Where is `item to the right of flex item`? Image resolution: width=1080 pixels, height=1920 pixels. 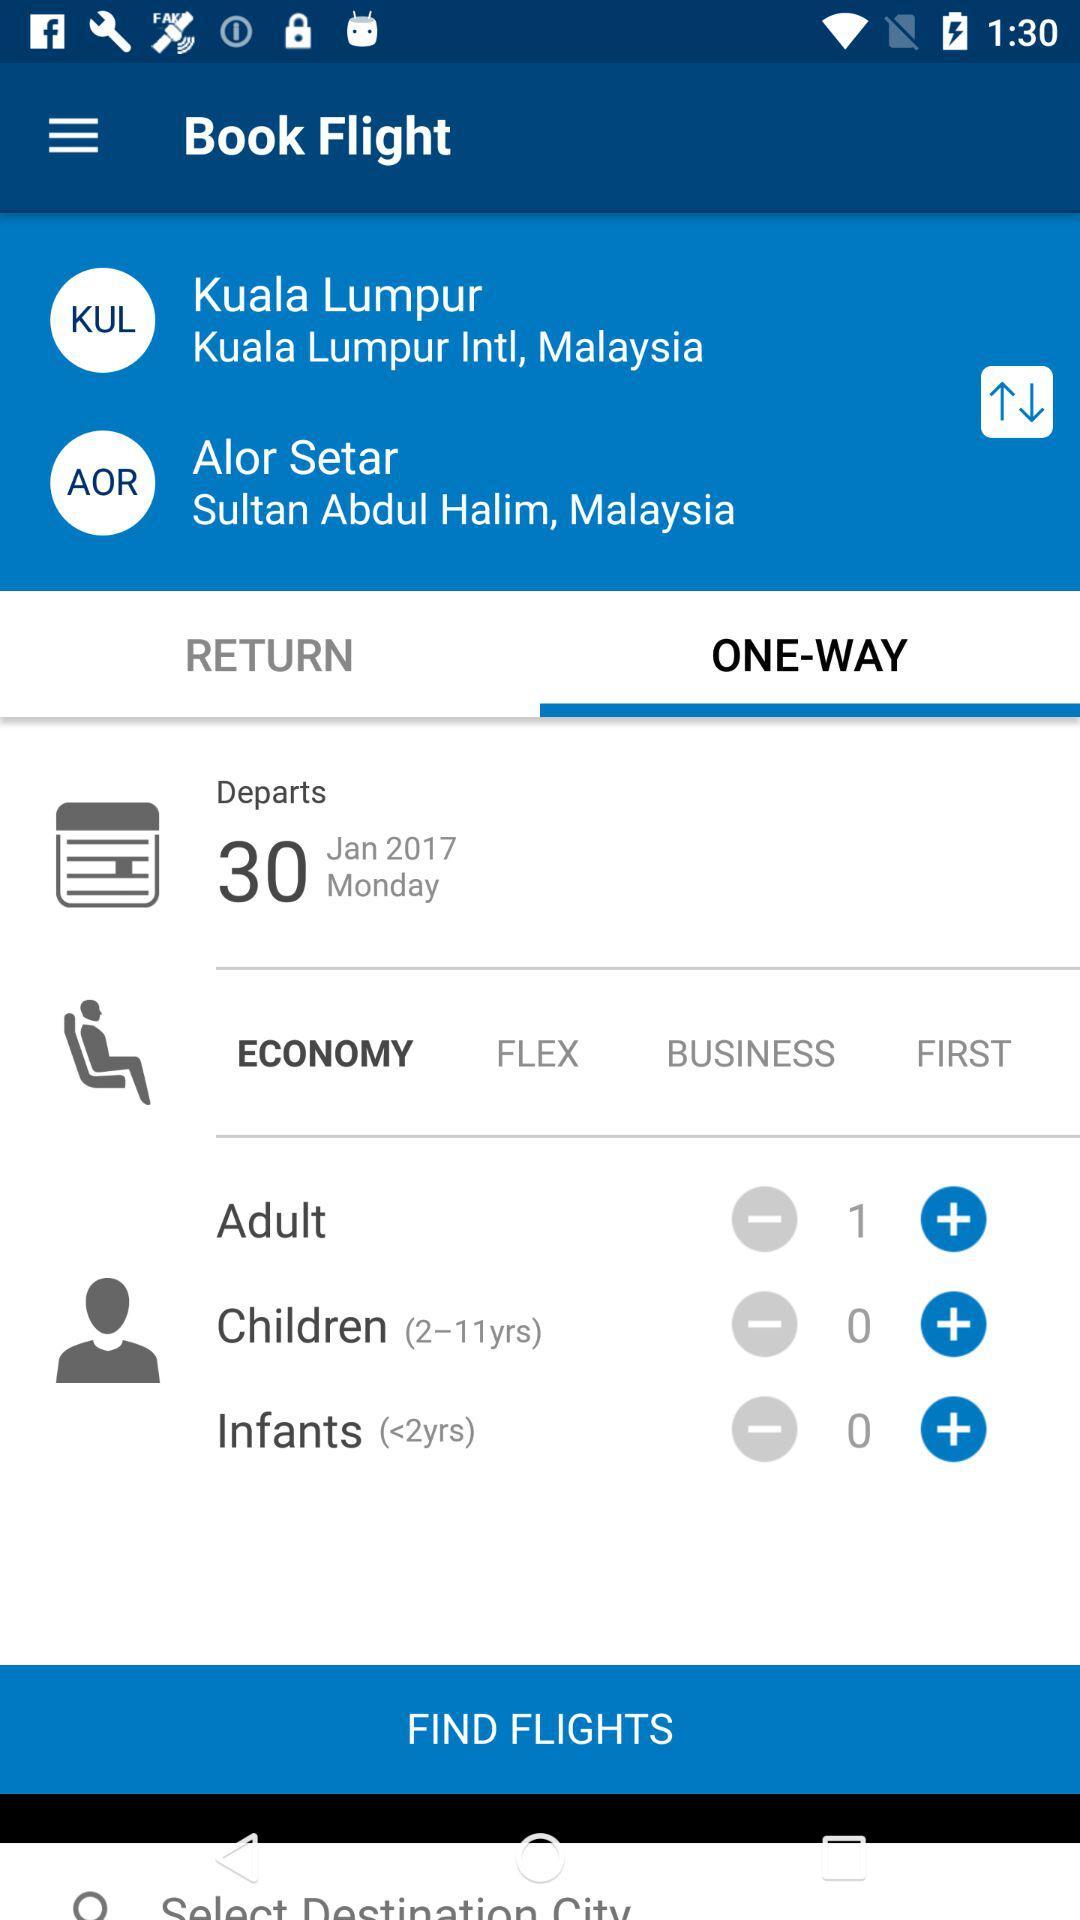
item to the right of flex item is located at coordinates (751, 1051).